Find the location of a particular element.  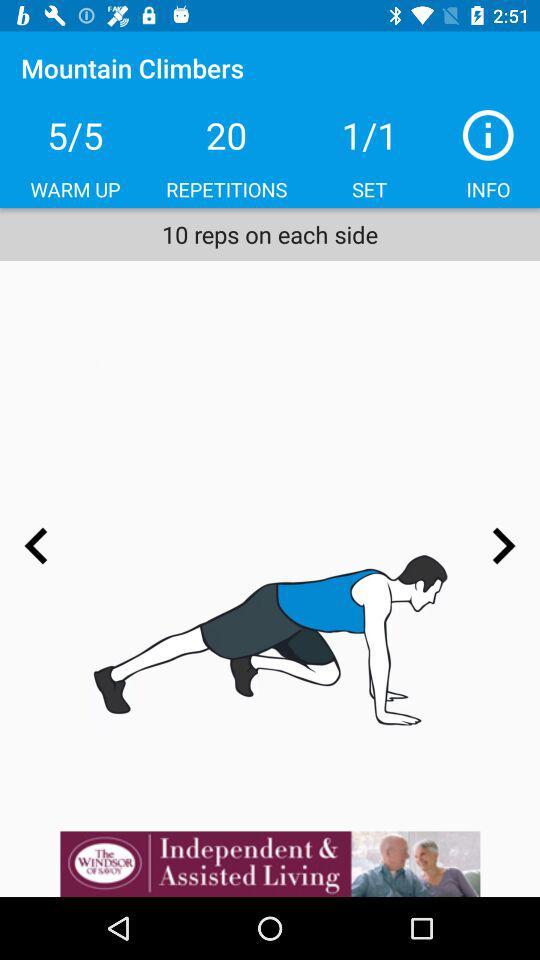

go forward is located at coordinates (502, 546).